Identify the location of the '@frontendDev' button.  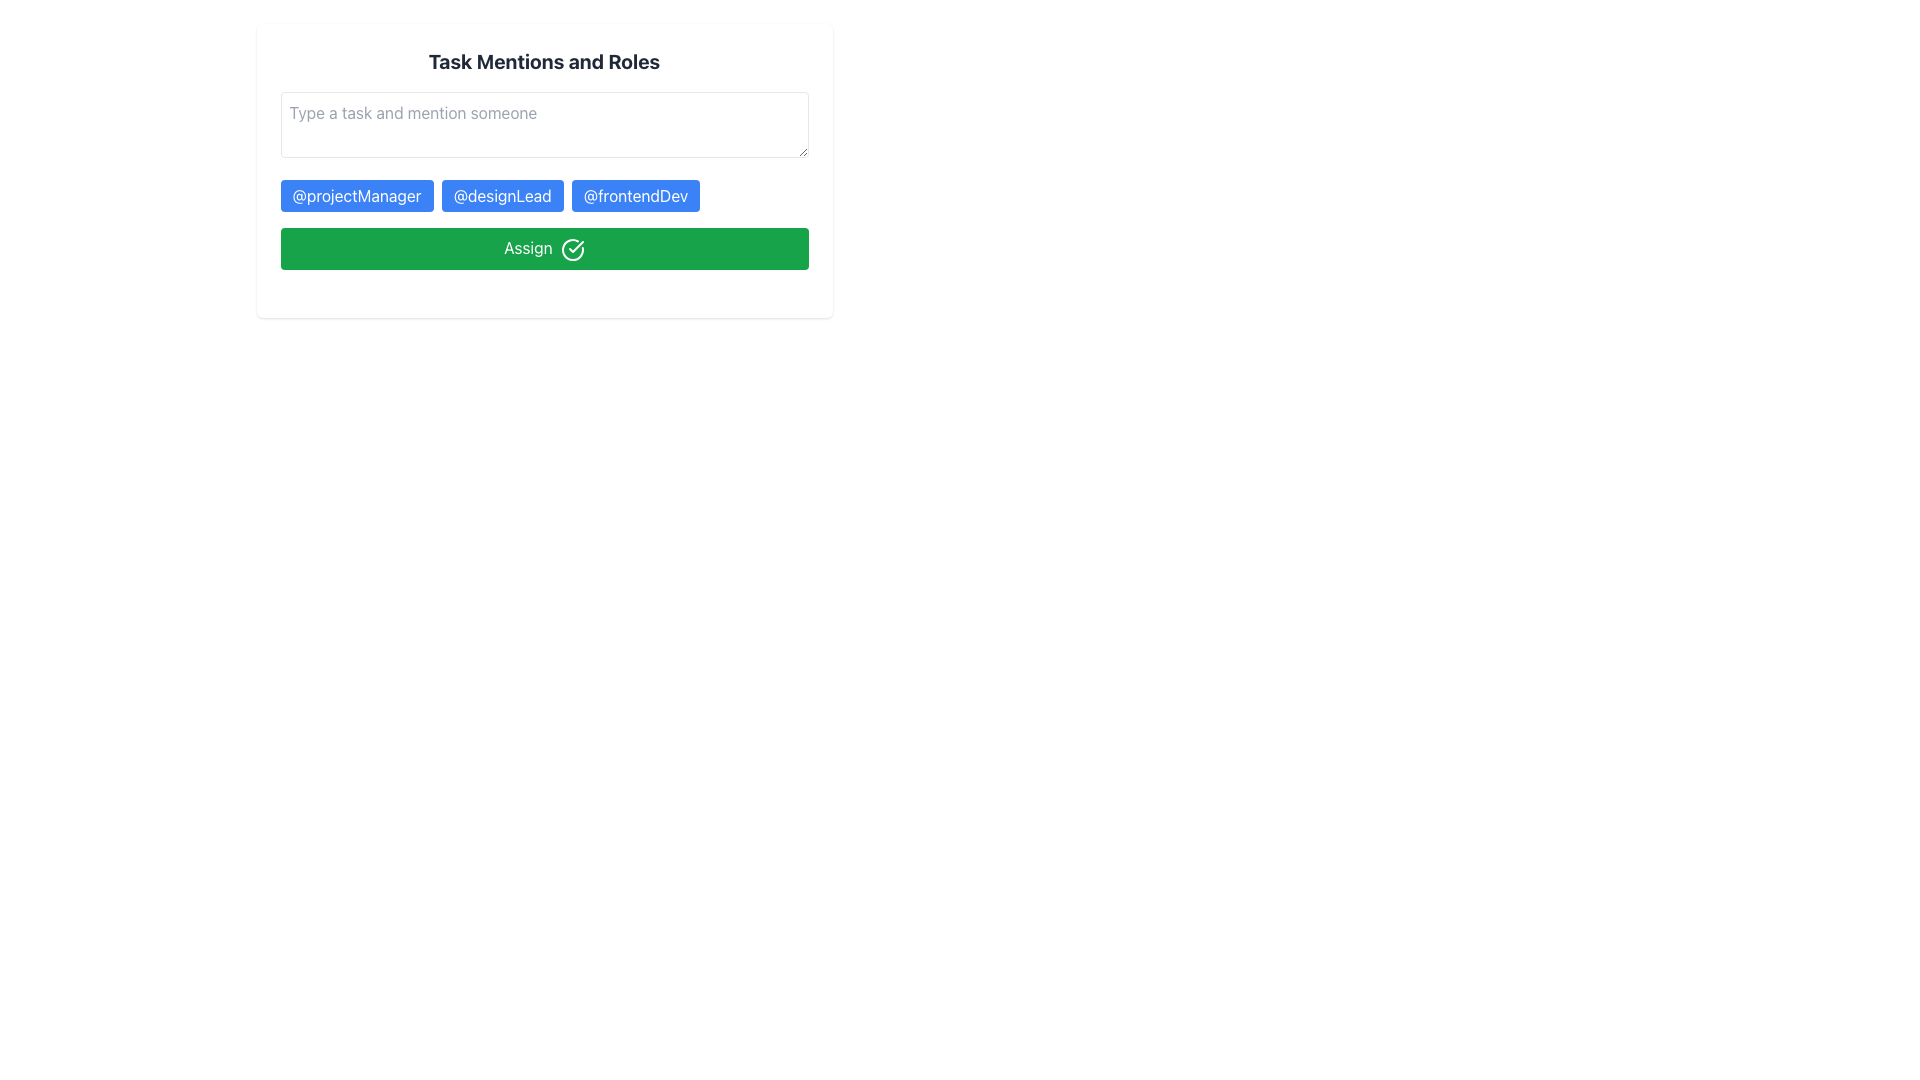
(634, 196).